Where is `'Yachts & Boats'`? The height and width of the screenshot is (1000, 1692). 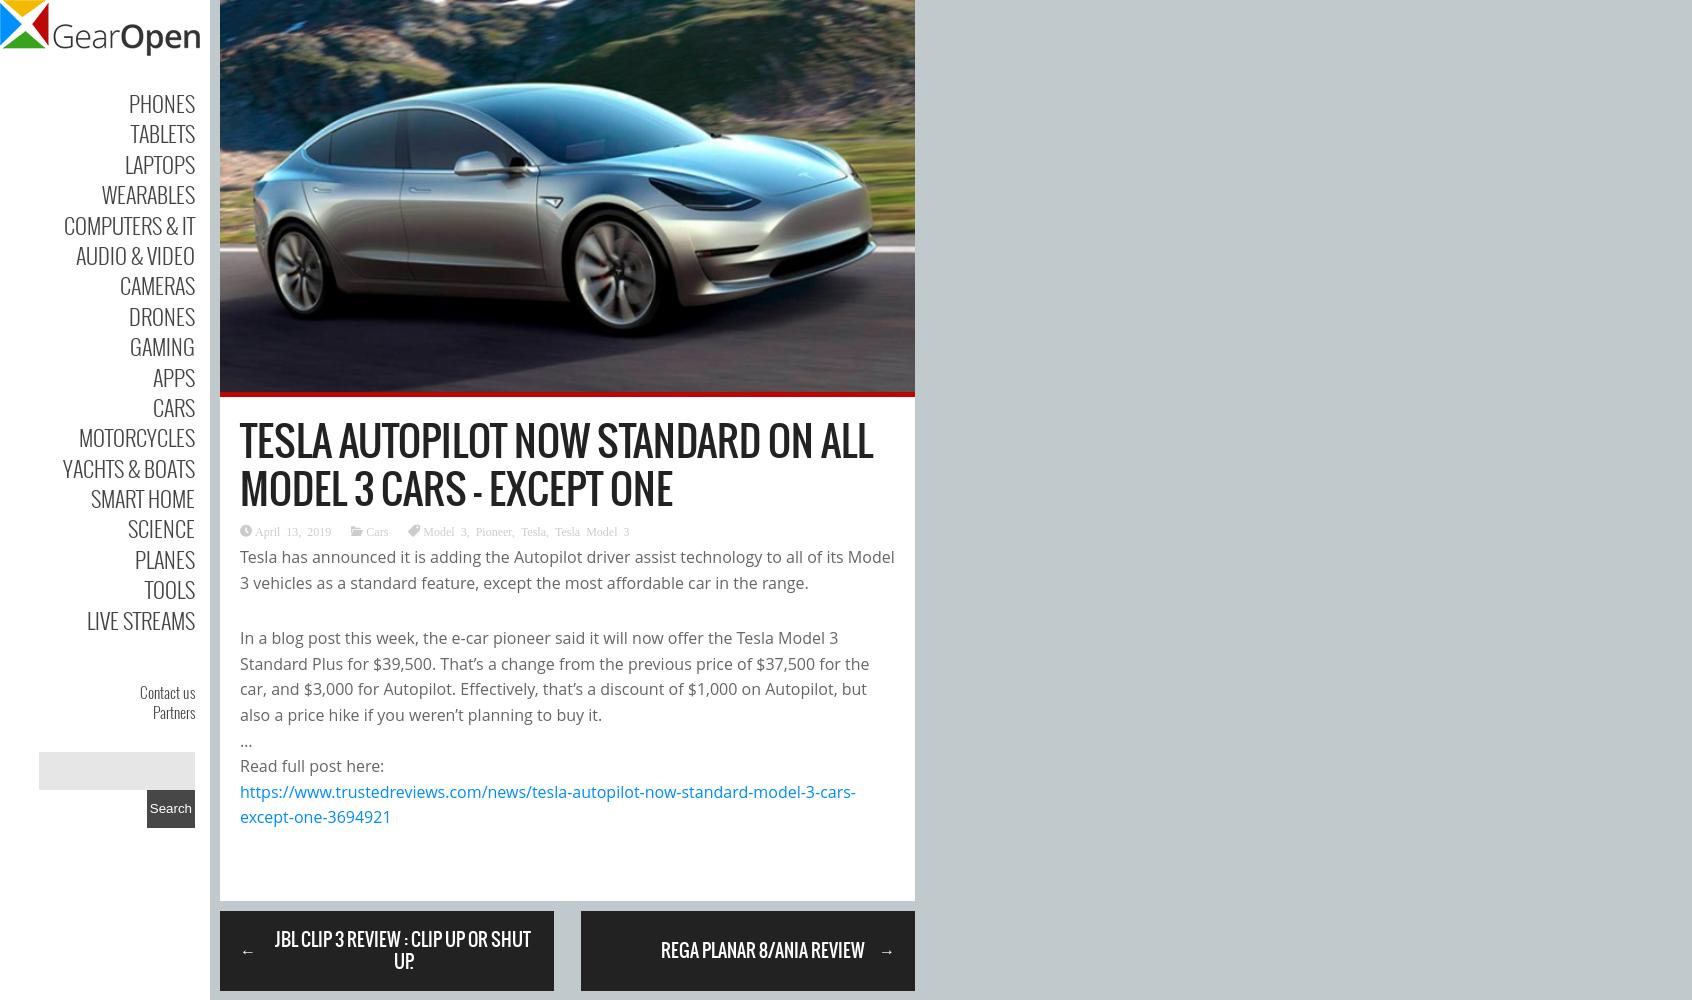
'Yachts & Boats' is located at coordinates (128, 466).